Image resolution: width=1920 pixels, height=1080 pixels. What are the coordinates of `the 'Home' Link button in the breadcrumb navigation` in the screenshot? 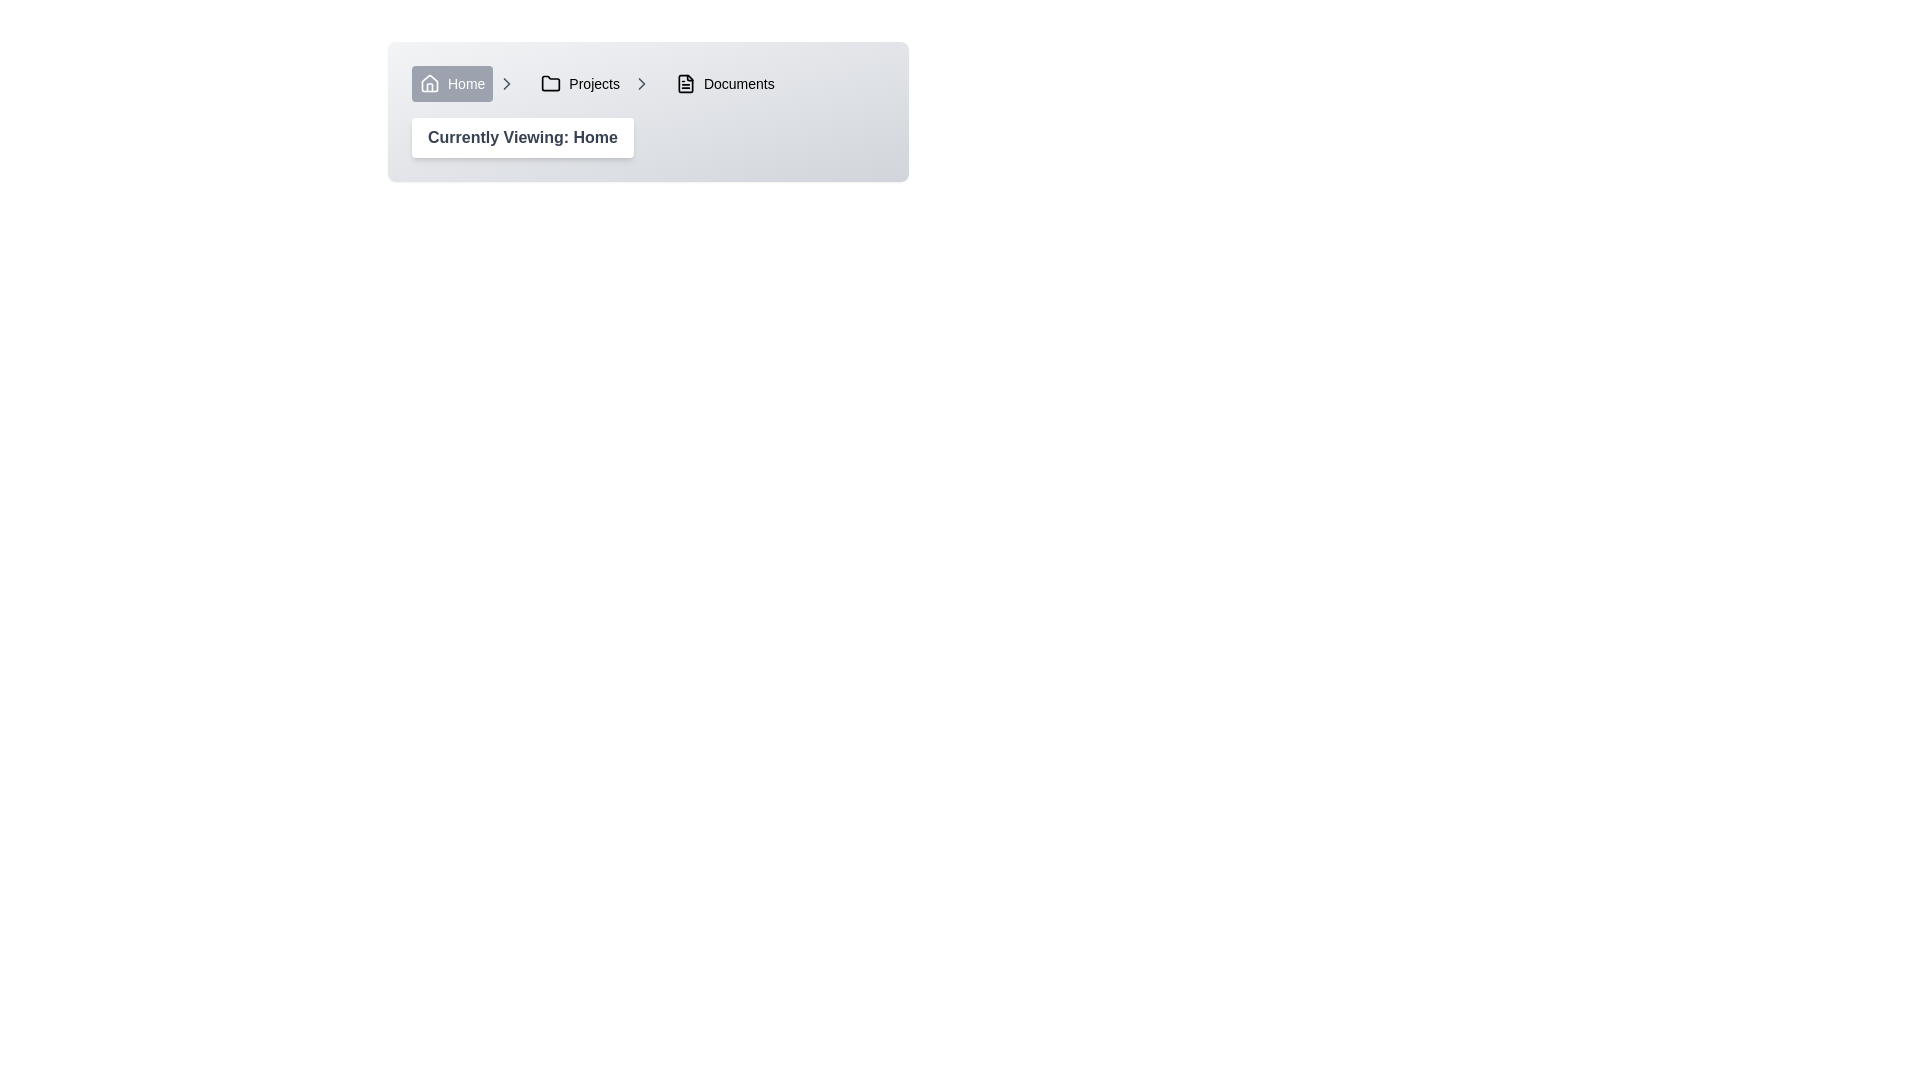 It's located at (463, 83).